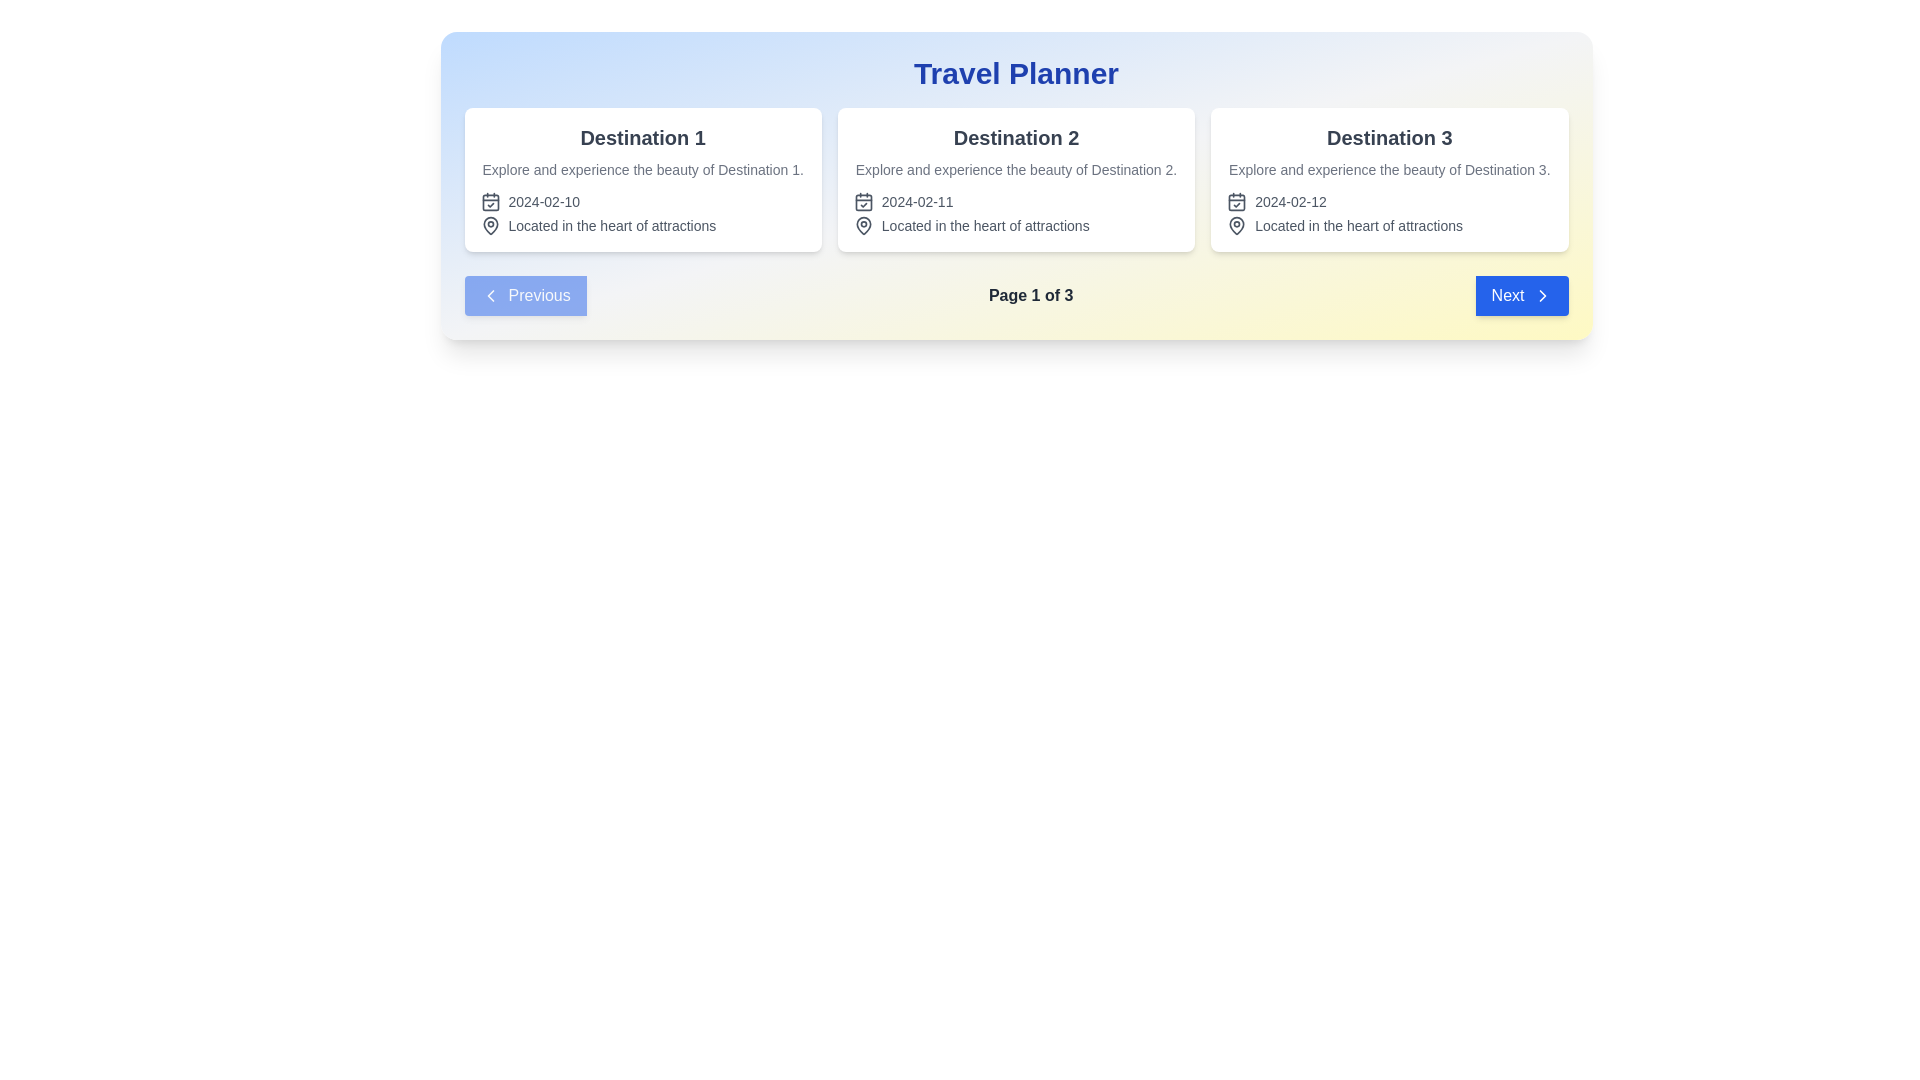 Image resolution: width=1920 pixels, height=1080 pixels. What do you see at coordinates (1016, 72) in the screenshot?
I see `the heading text 'Travel Planner', which is a large bold blue text displayed in a central position at the top of the interface` at bounding box center [1016, 72].